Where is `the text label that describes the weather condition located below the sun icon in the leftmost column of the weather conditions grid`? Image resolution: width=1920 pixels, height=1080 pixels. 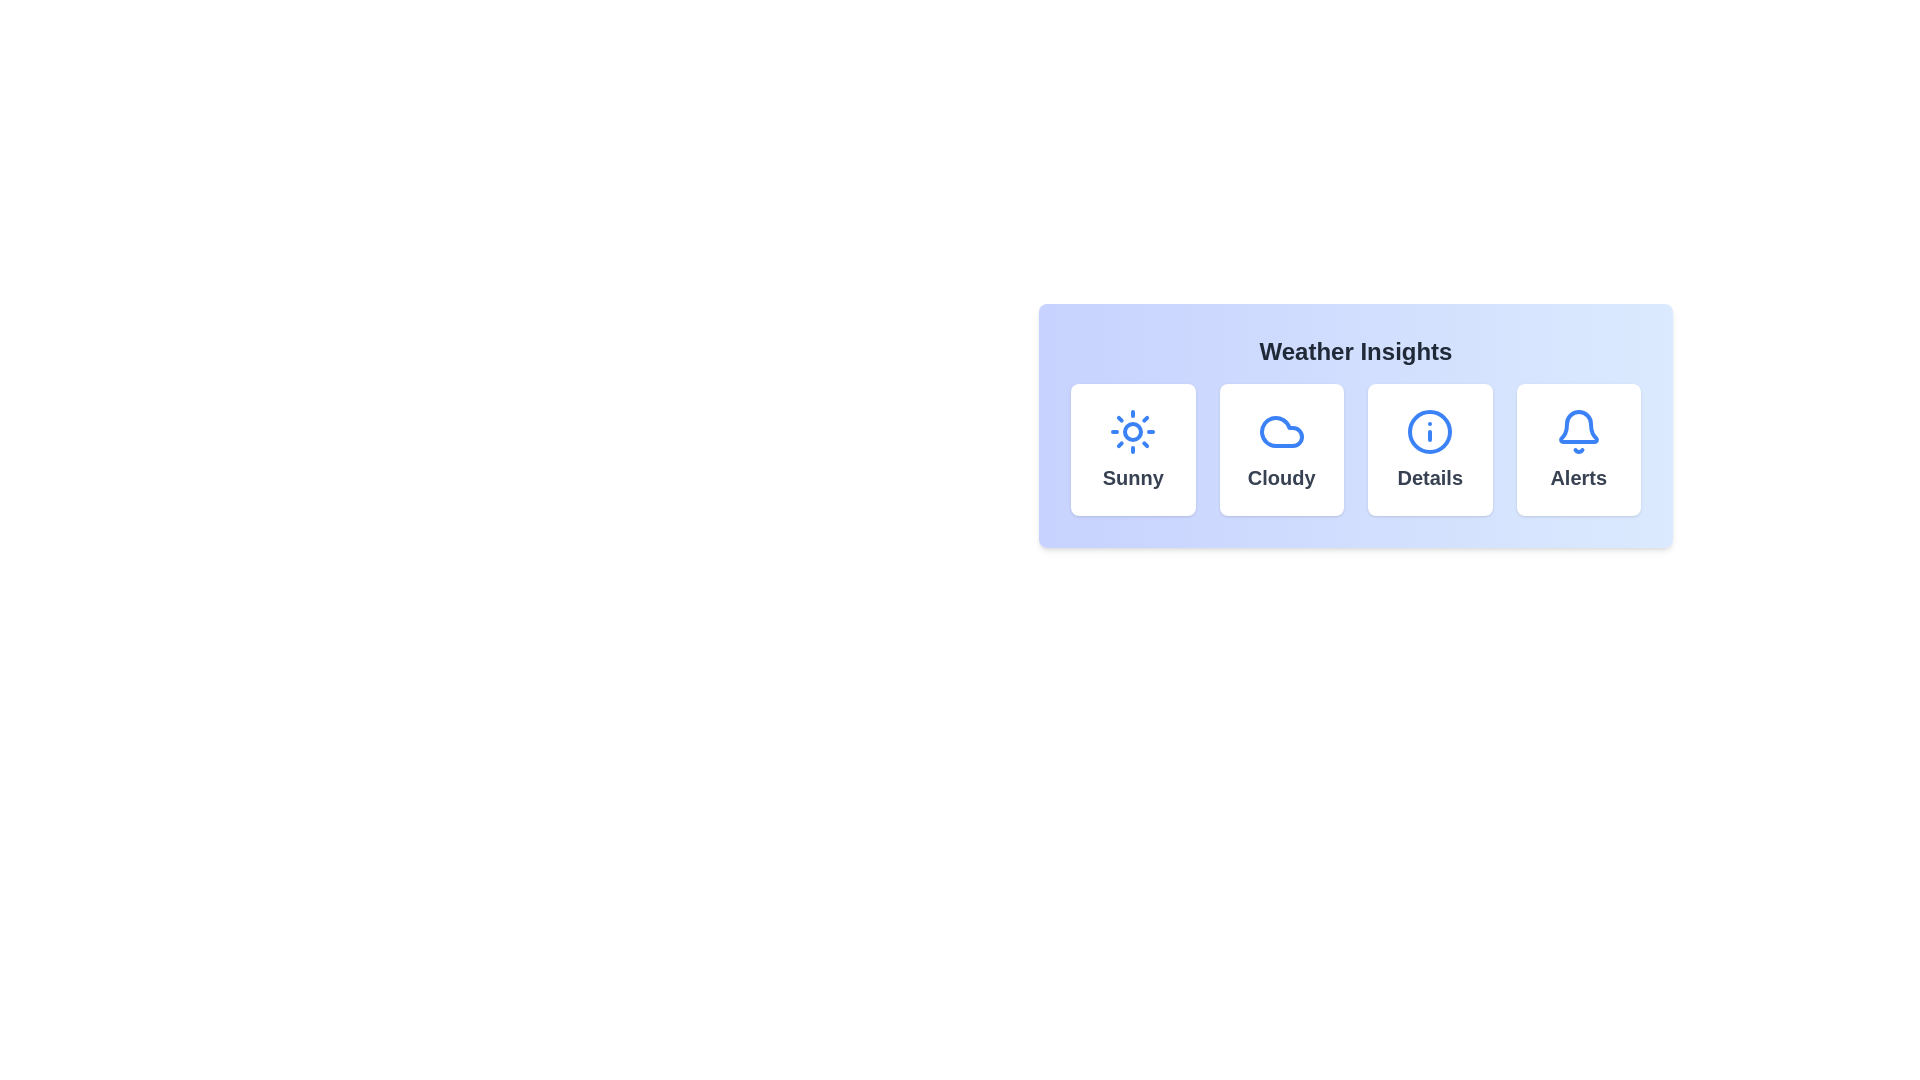 the text label that describes the weather condition located below the sun icon in the leftmost column of the weather conditions grid is located at coordinates (1133, 478).